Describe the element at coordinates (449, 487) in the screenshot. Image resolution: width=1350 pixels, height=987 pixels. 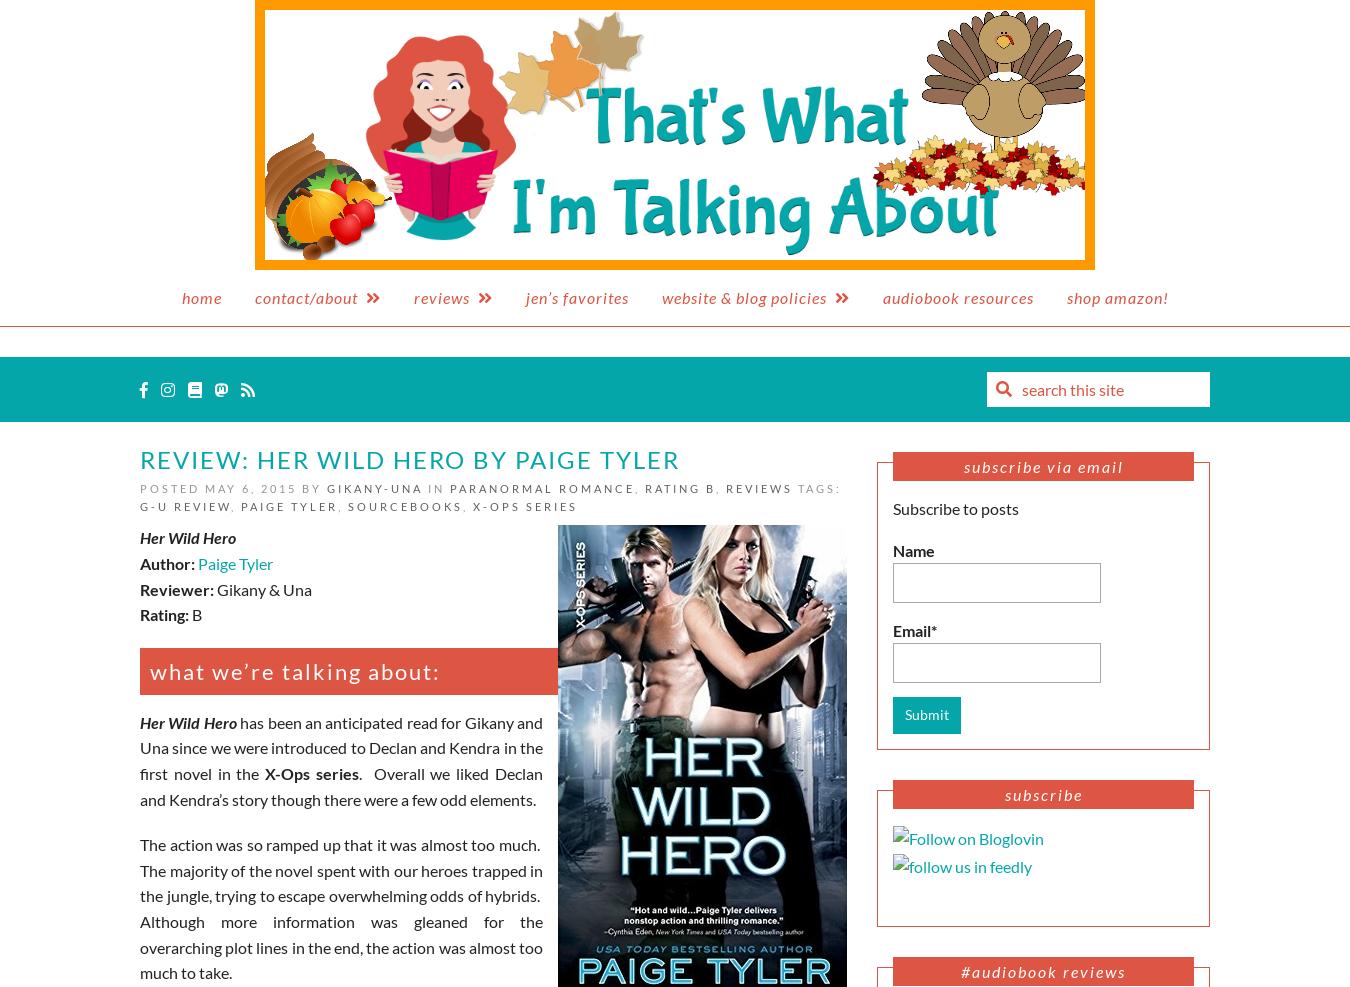
I see `'Paranormal Romance'` at that location.